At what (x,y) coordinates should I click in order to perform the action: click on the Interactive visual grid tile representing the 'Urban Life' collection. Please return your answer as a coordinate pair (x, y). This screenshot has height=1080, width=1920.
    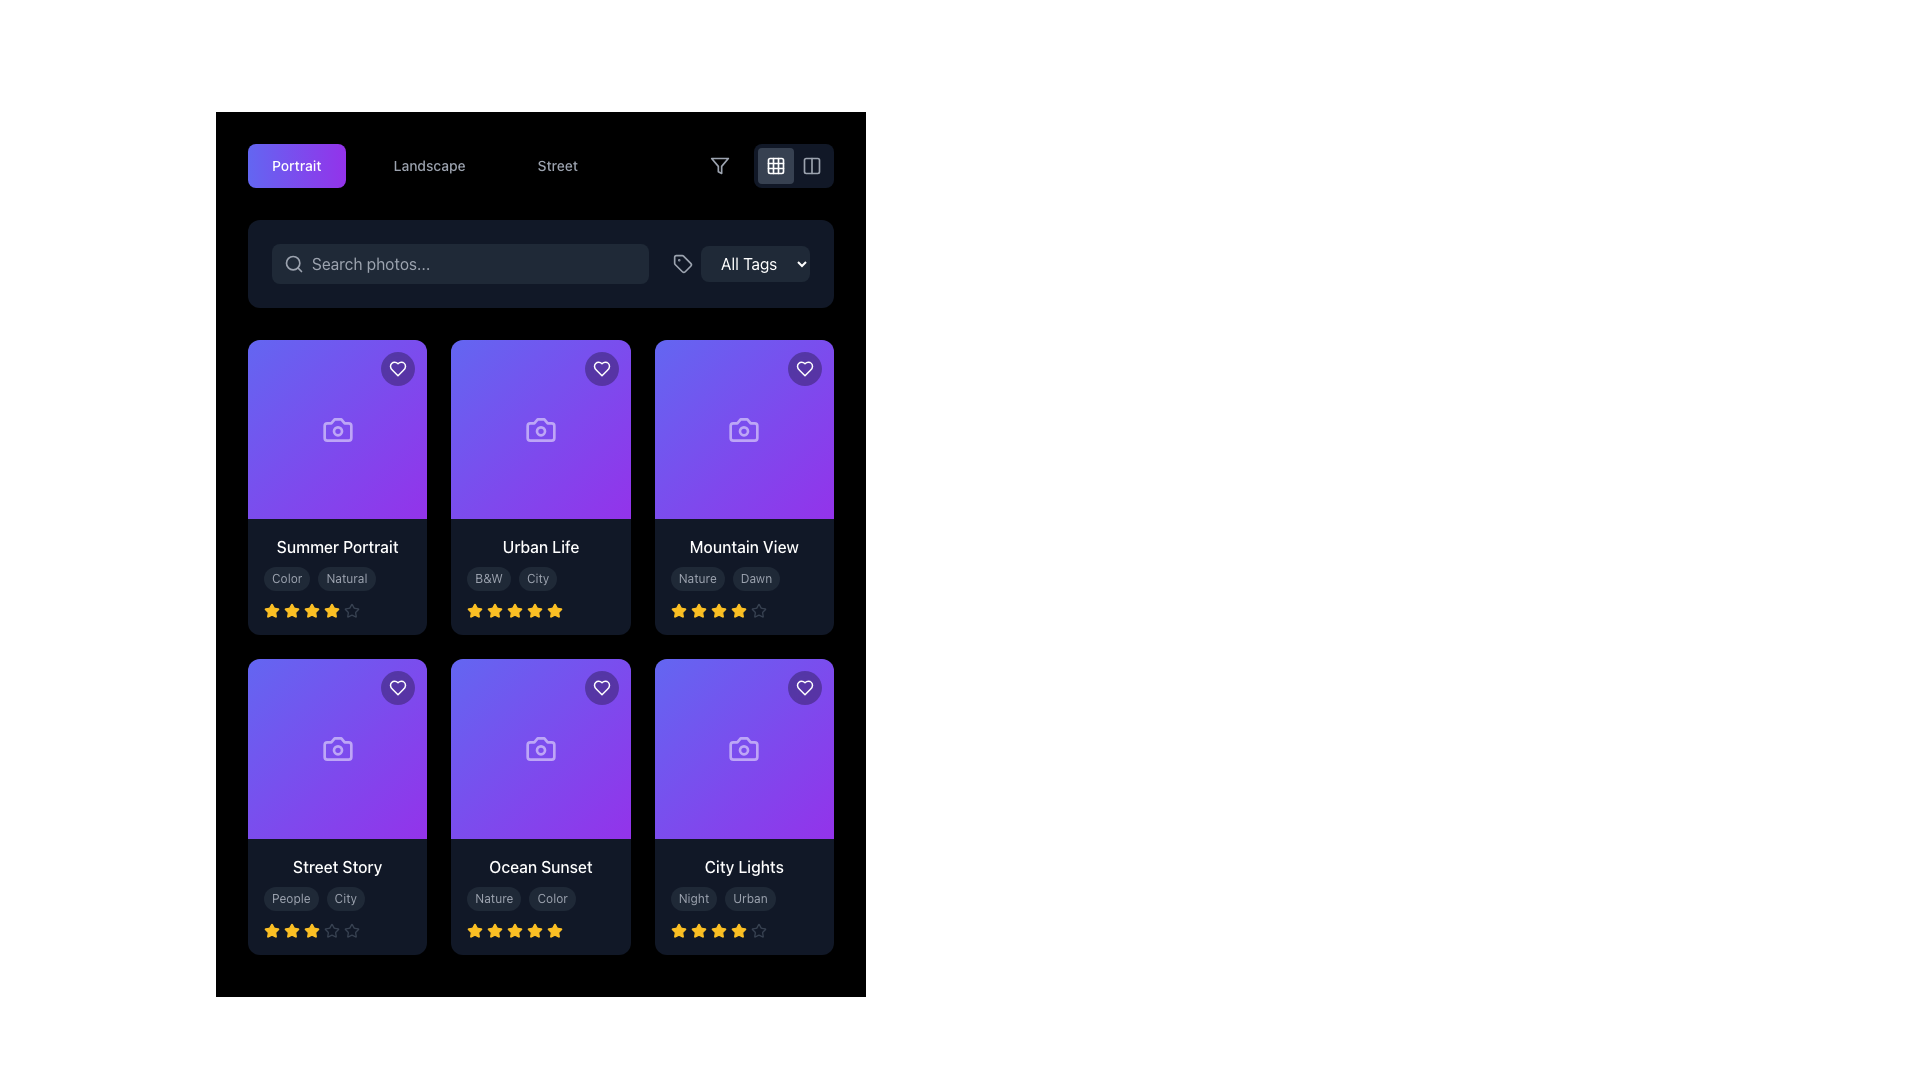
    Looking at the image, I should click on (541, 428).